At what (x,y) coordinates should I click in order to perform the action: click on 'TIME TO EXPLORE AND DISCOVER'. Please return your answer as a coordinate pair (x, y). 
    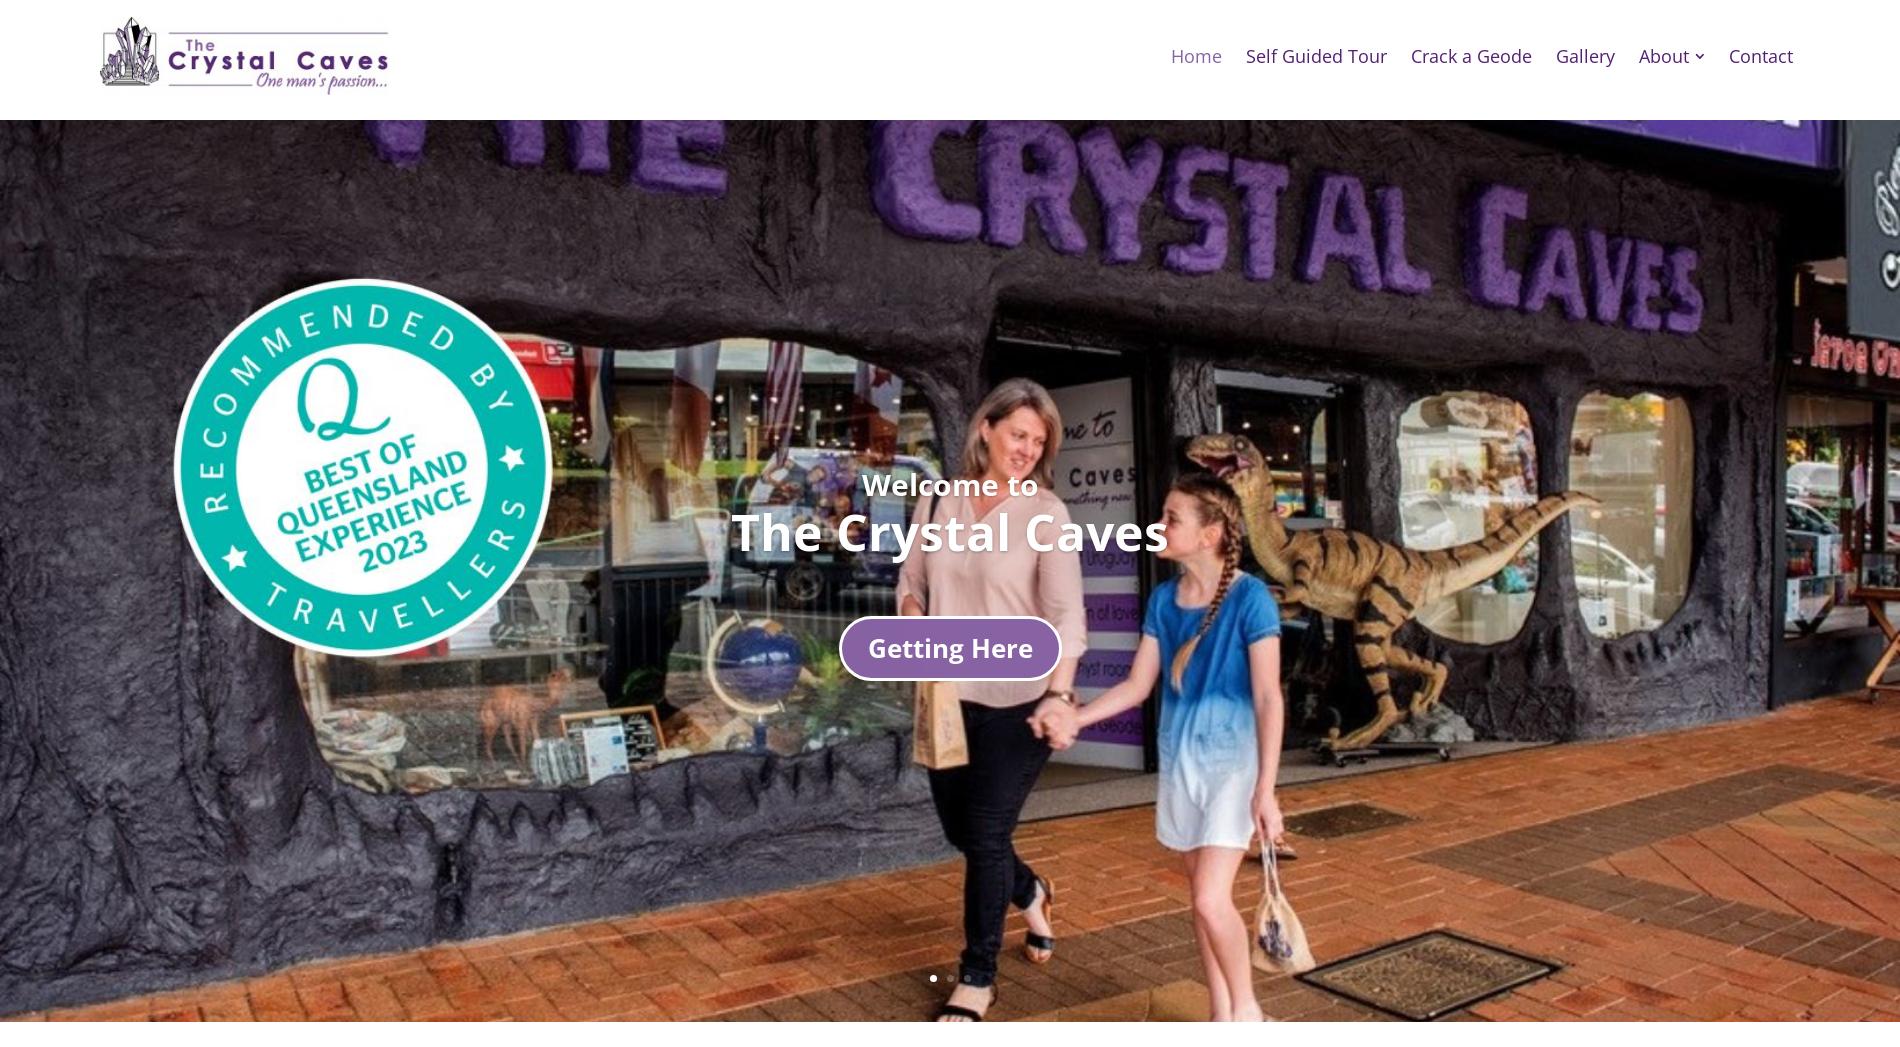
    Looking at the image, I should click on (950, 542).